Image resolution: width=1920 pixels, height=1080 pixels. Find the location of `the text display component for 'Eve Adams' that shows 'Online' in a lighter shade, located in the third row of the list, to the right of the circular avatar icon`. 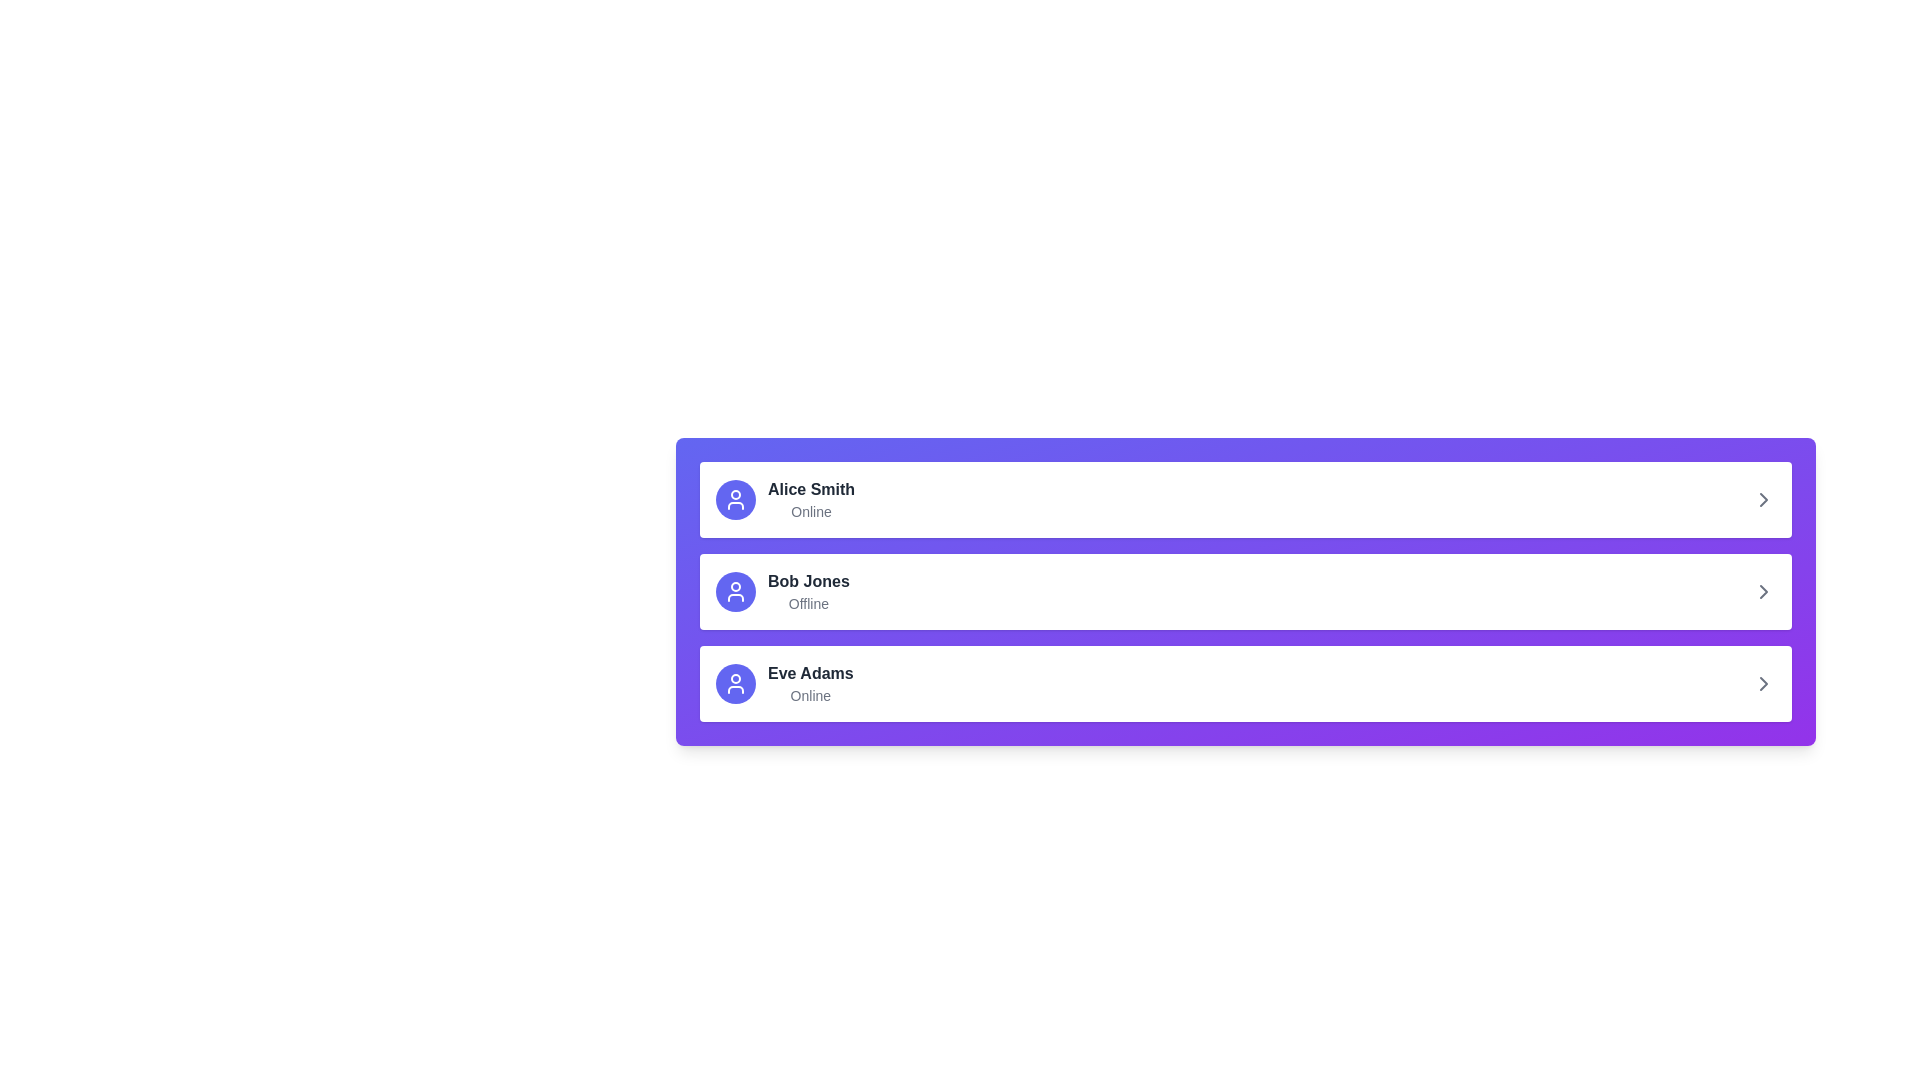

the text display component for 'Eve Adams' that shows 'Online' in a lighter shade, located in the third row of the list, to the right of the circular avatar icon is located at coordinates (810, 682).